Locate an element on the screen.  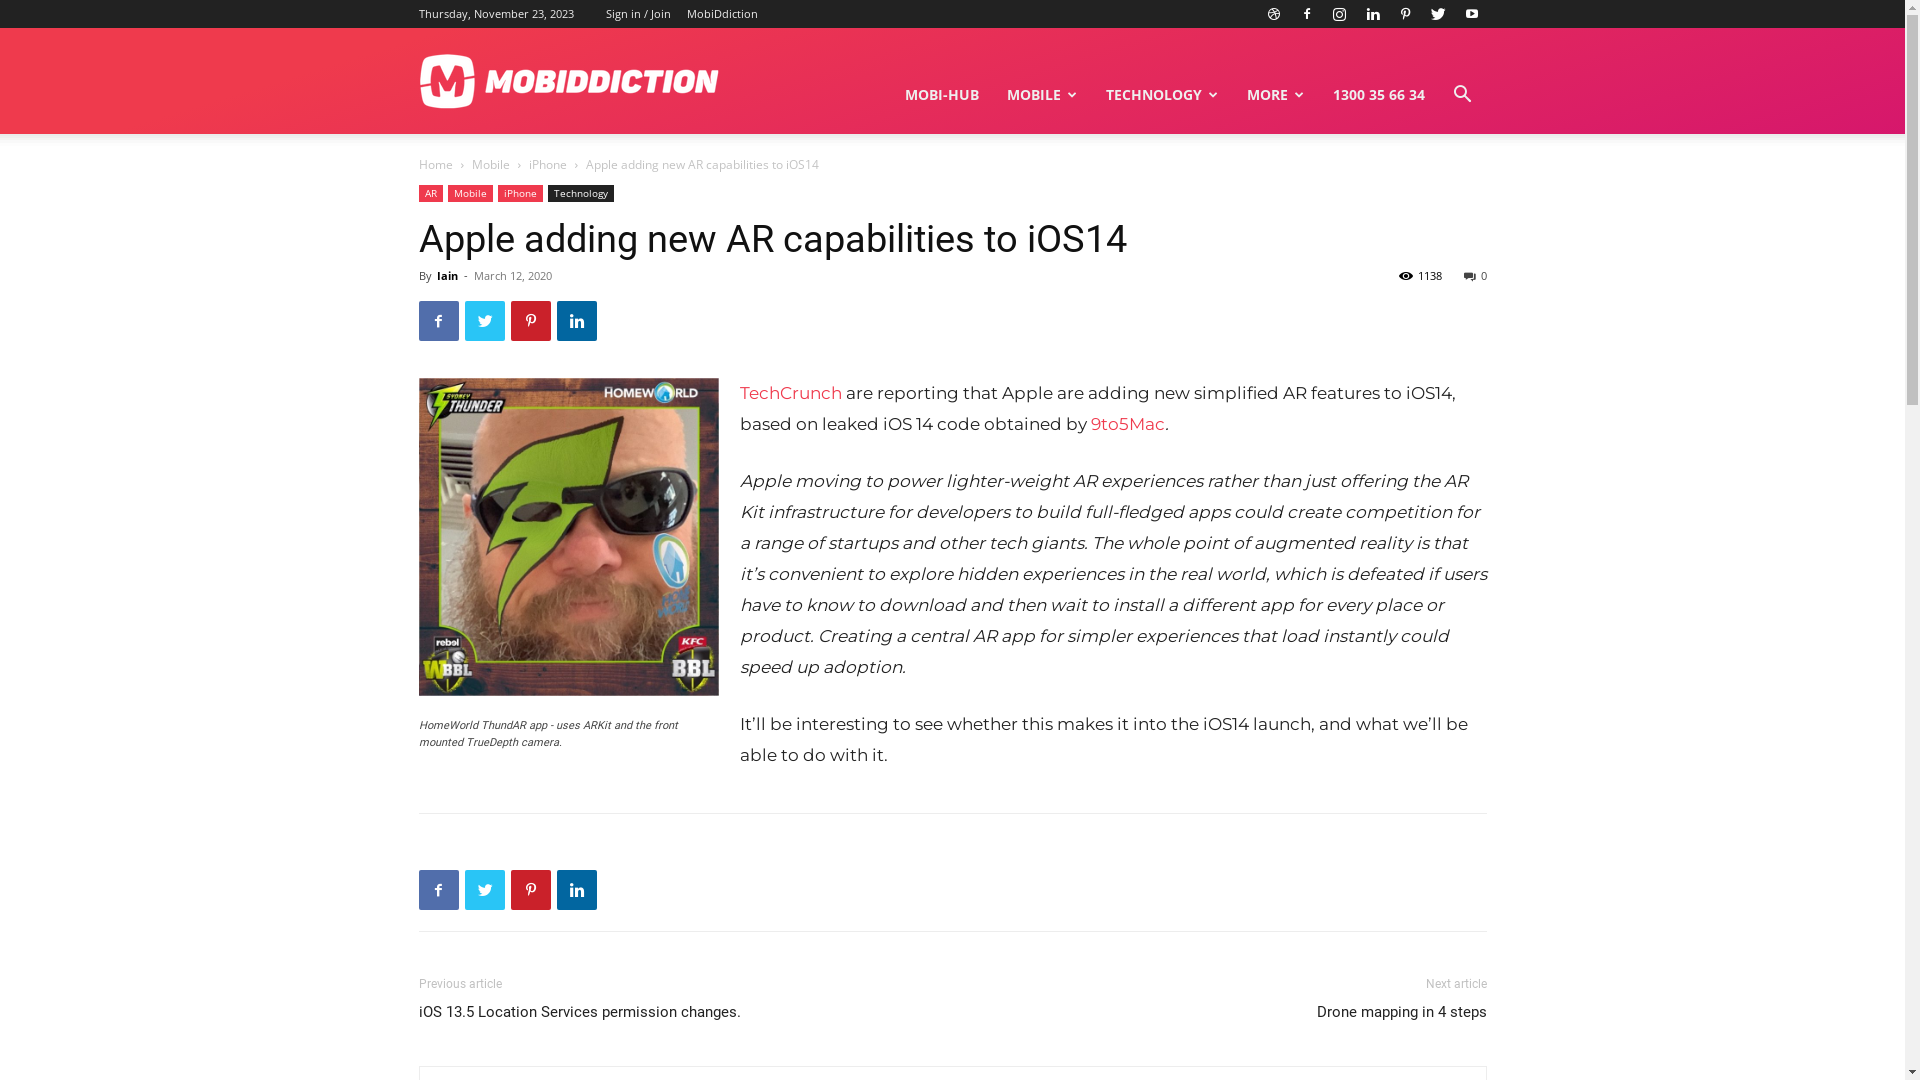
'iOS 13.5 Location Services permission changes.' is located at coordinates (578, 1012).